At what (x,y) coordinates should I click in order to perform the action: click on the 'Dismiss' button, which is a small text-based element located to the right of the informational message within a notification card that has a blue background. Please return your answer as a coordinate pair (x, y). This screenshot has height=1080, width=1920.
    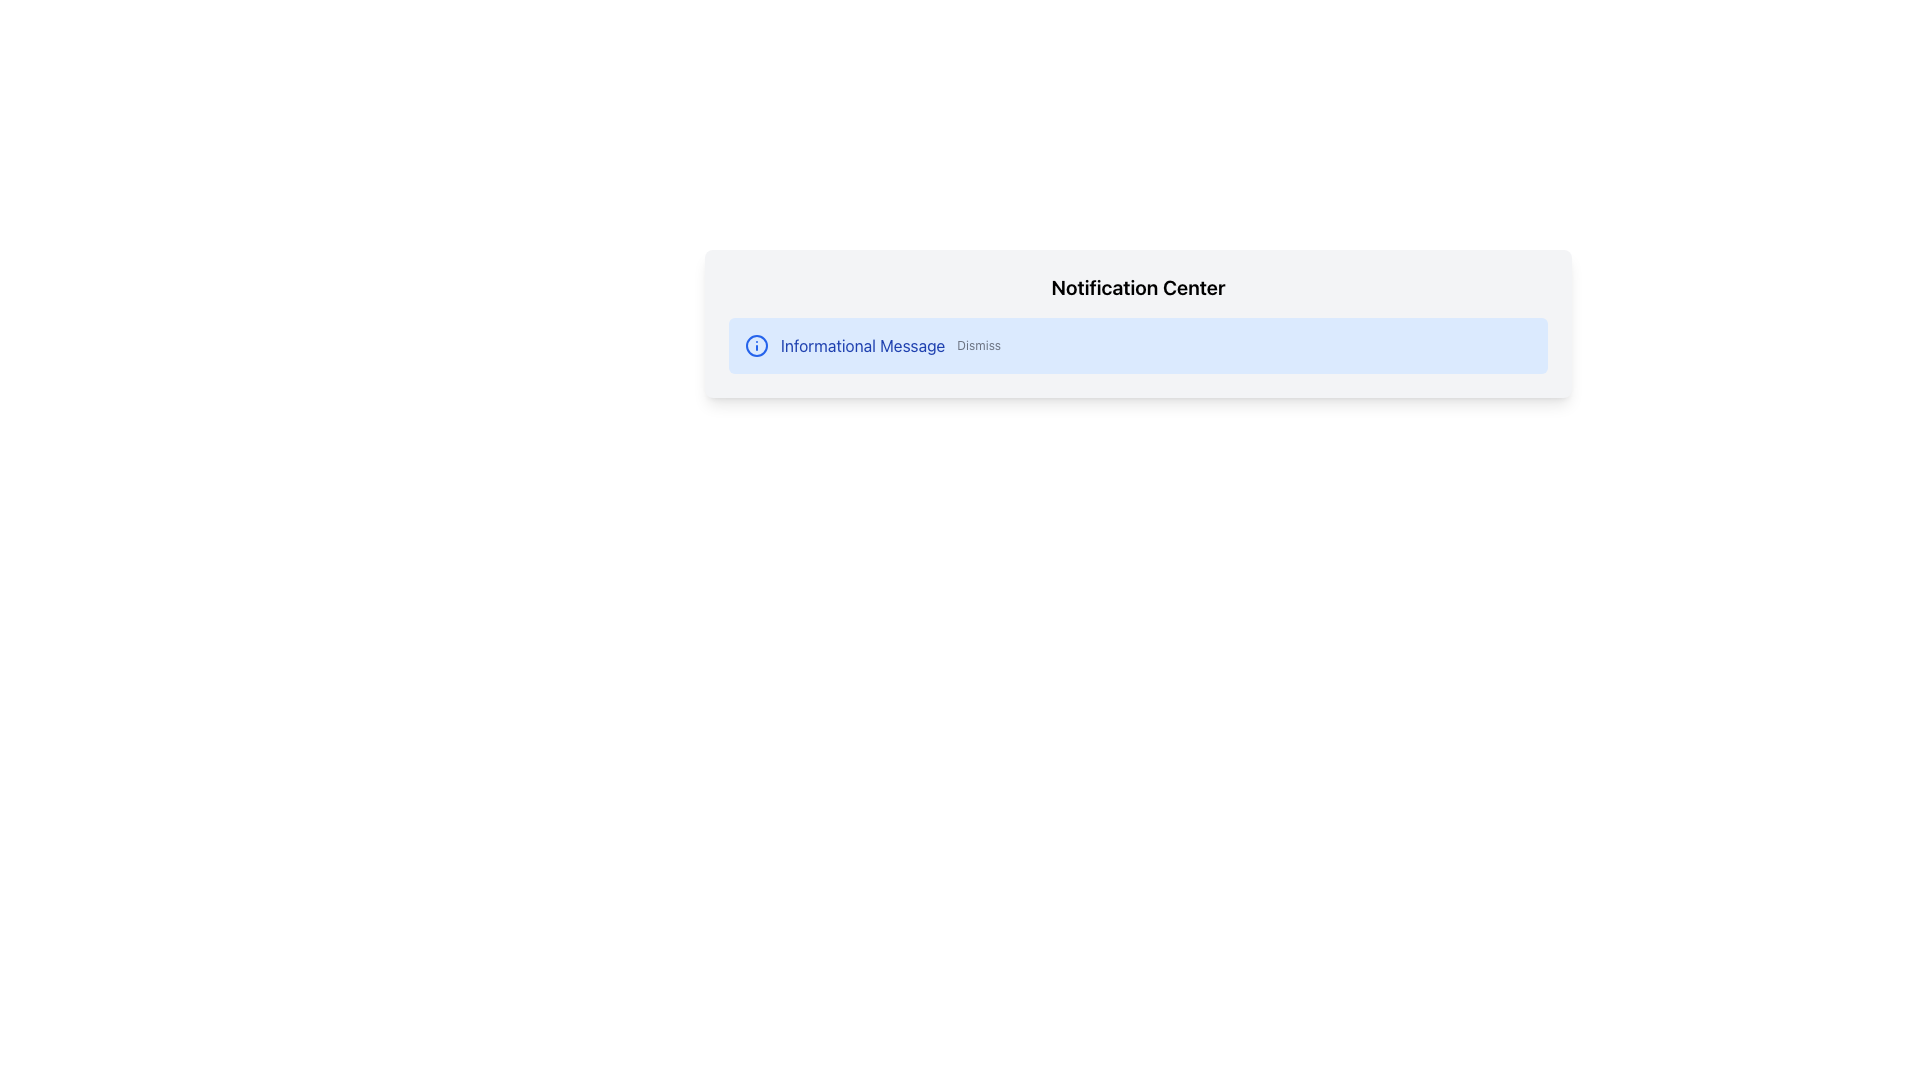
    Looking at the image, I should click on (979, 345).